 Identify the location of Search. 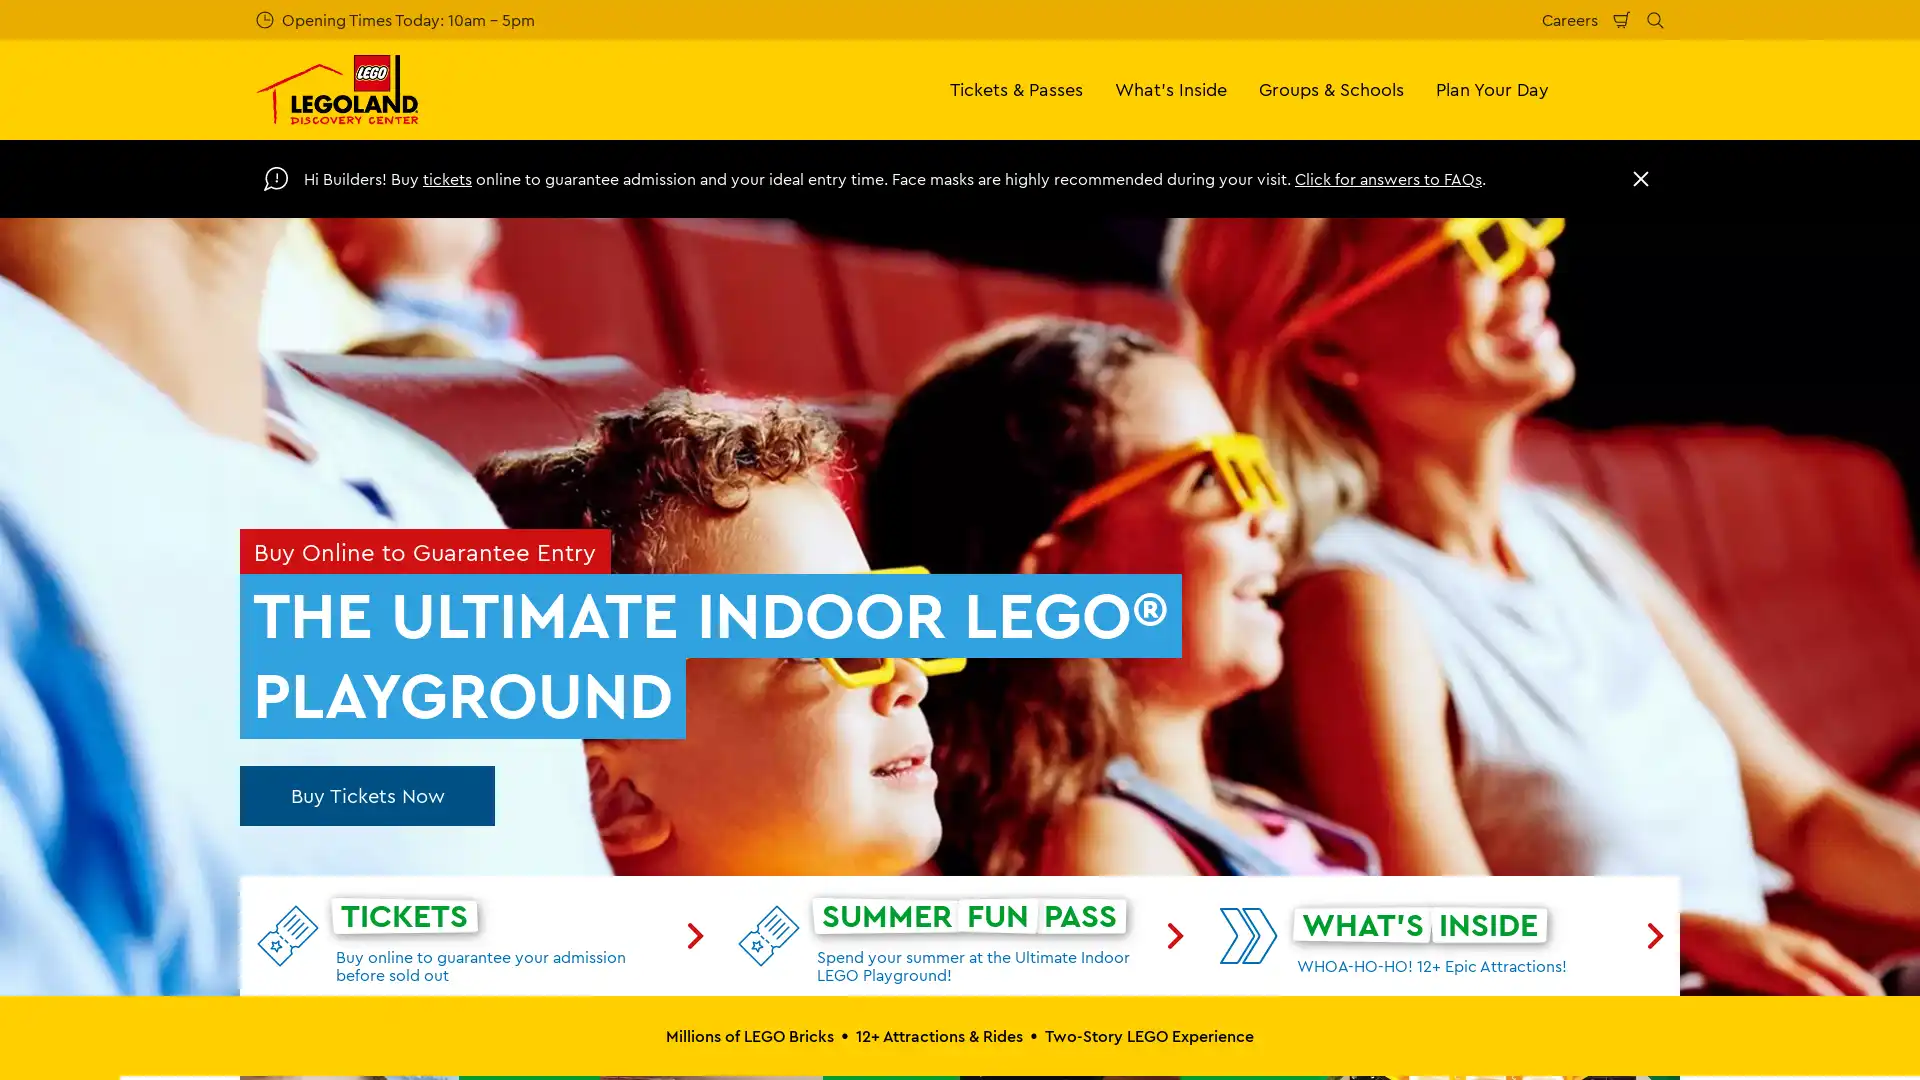
(1655, 19).